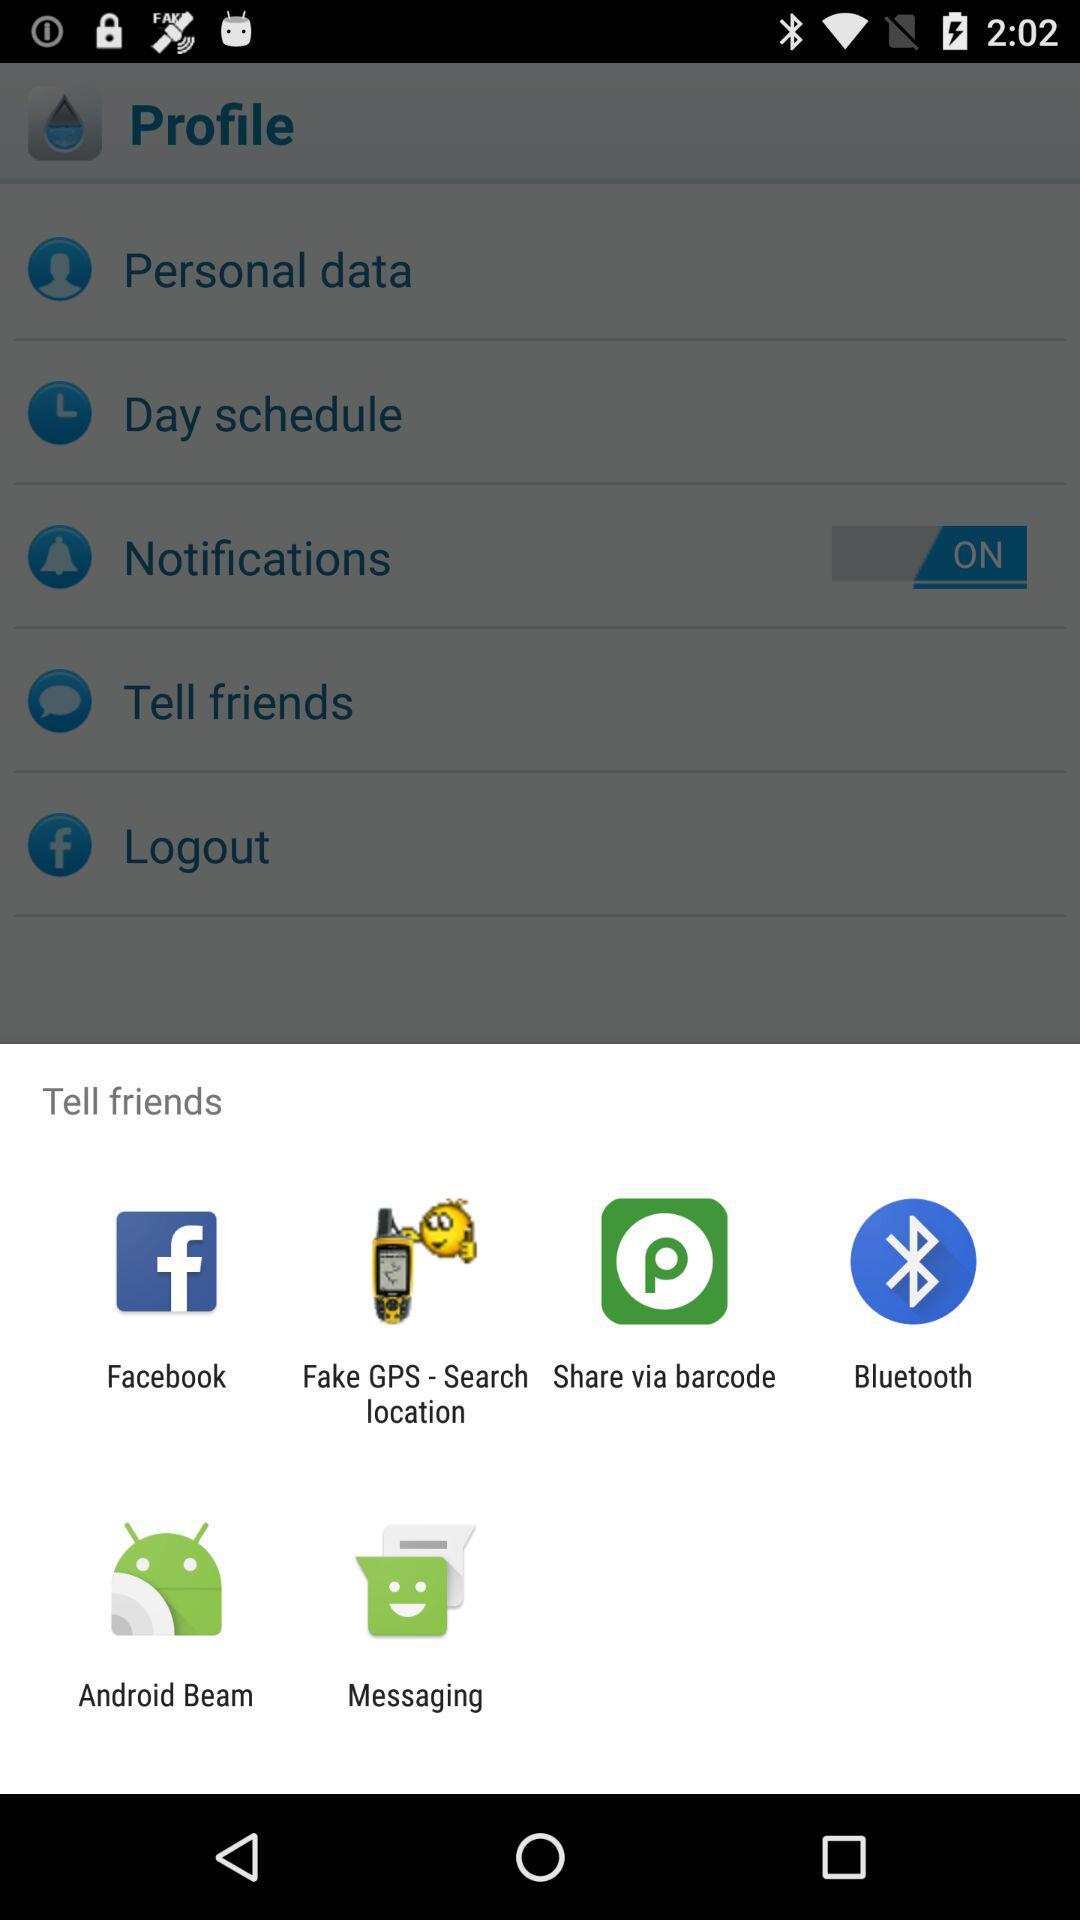 This screenshot has width=1080, height=1920. I want to click on messaging item, so click(414, 1711).